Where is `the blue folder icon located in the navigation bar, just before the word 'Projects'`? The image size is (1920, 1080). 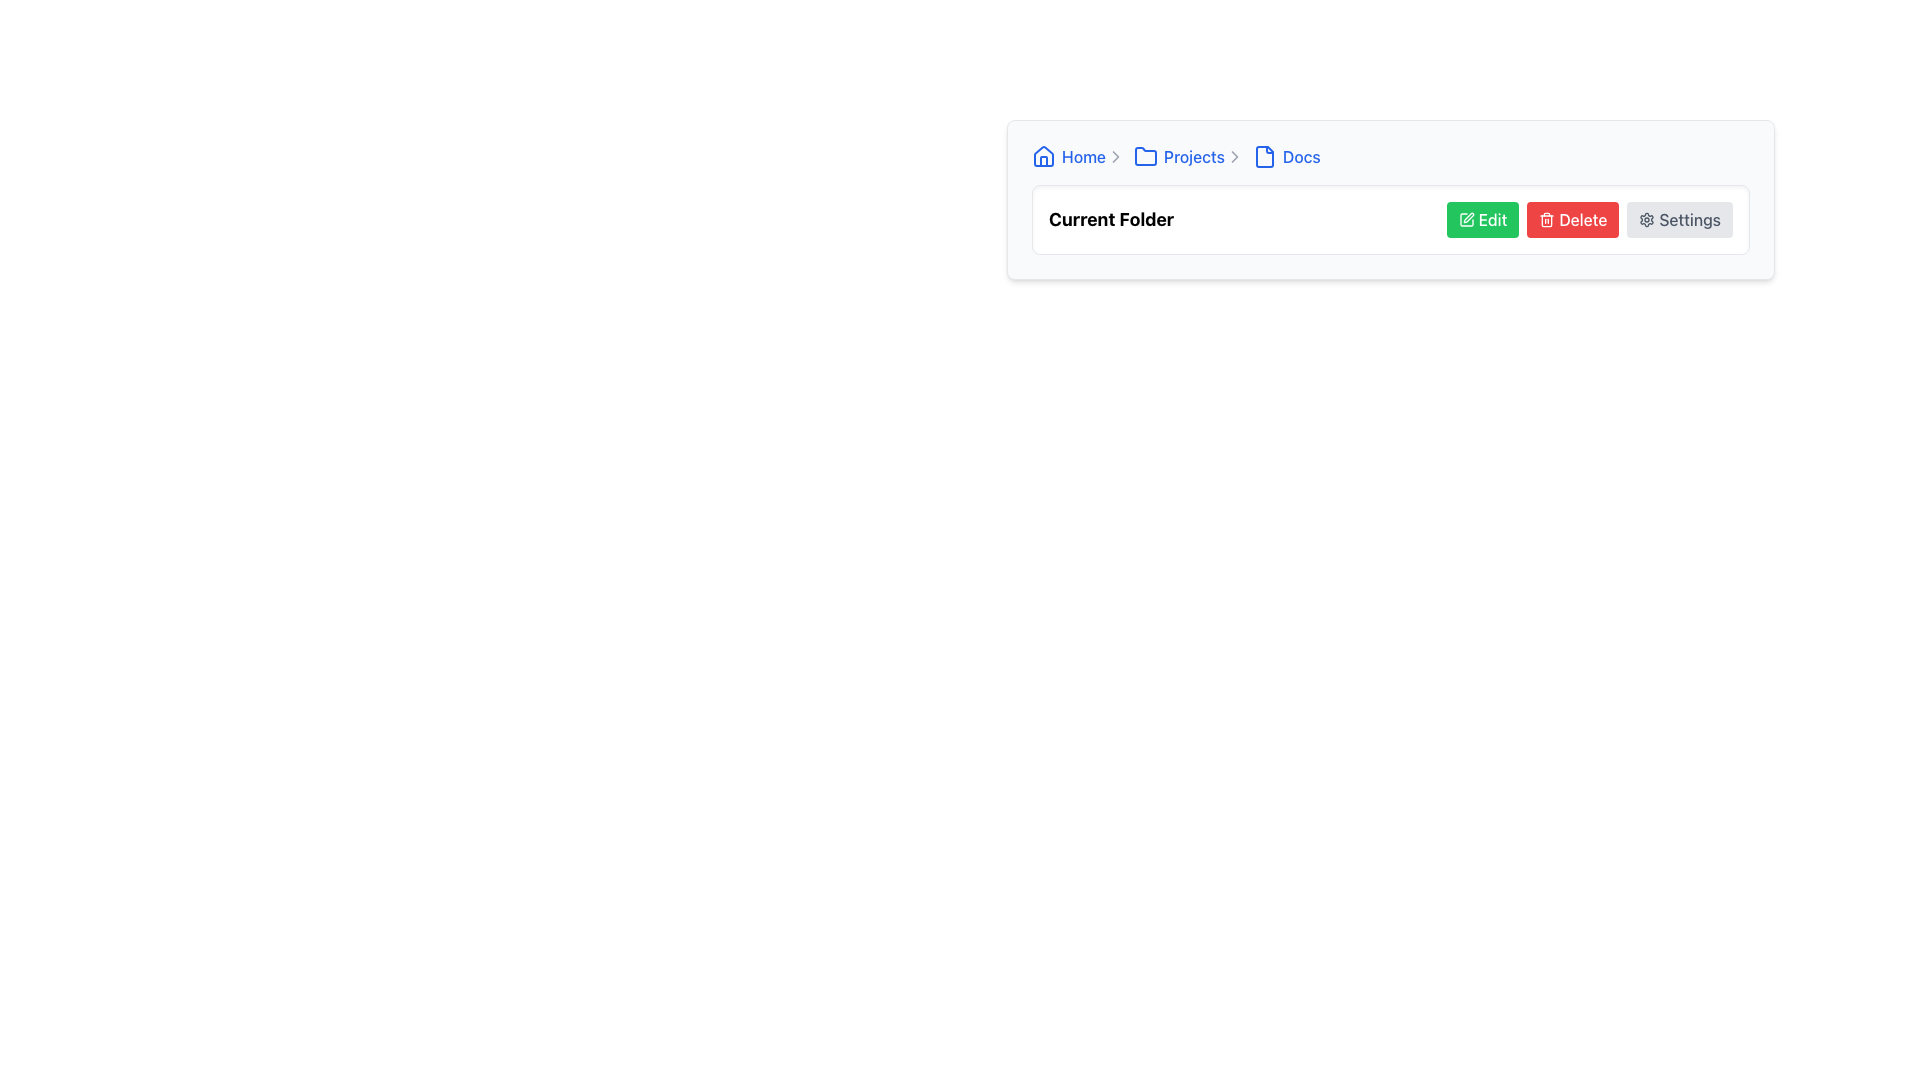
the blue folder icon located in the navigation bar, just before the word 'Projects' is located at coordinates (1146, 156).